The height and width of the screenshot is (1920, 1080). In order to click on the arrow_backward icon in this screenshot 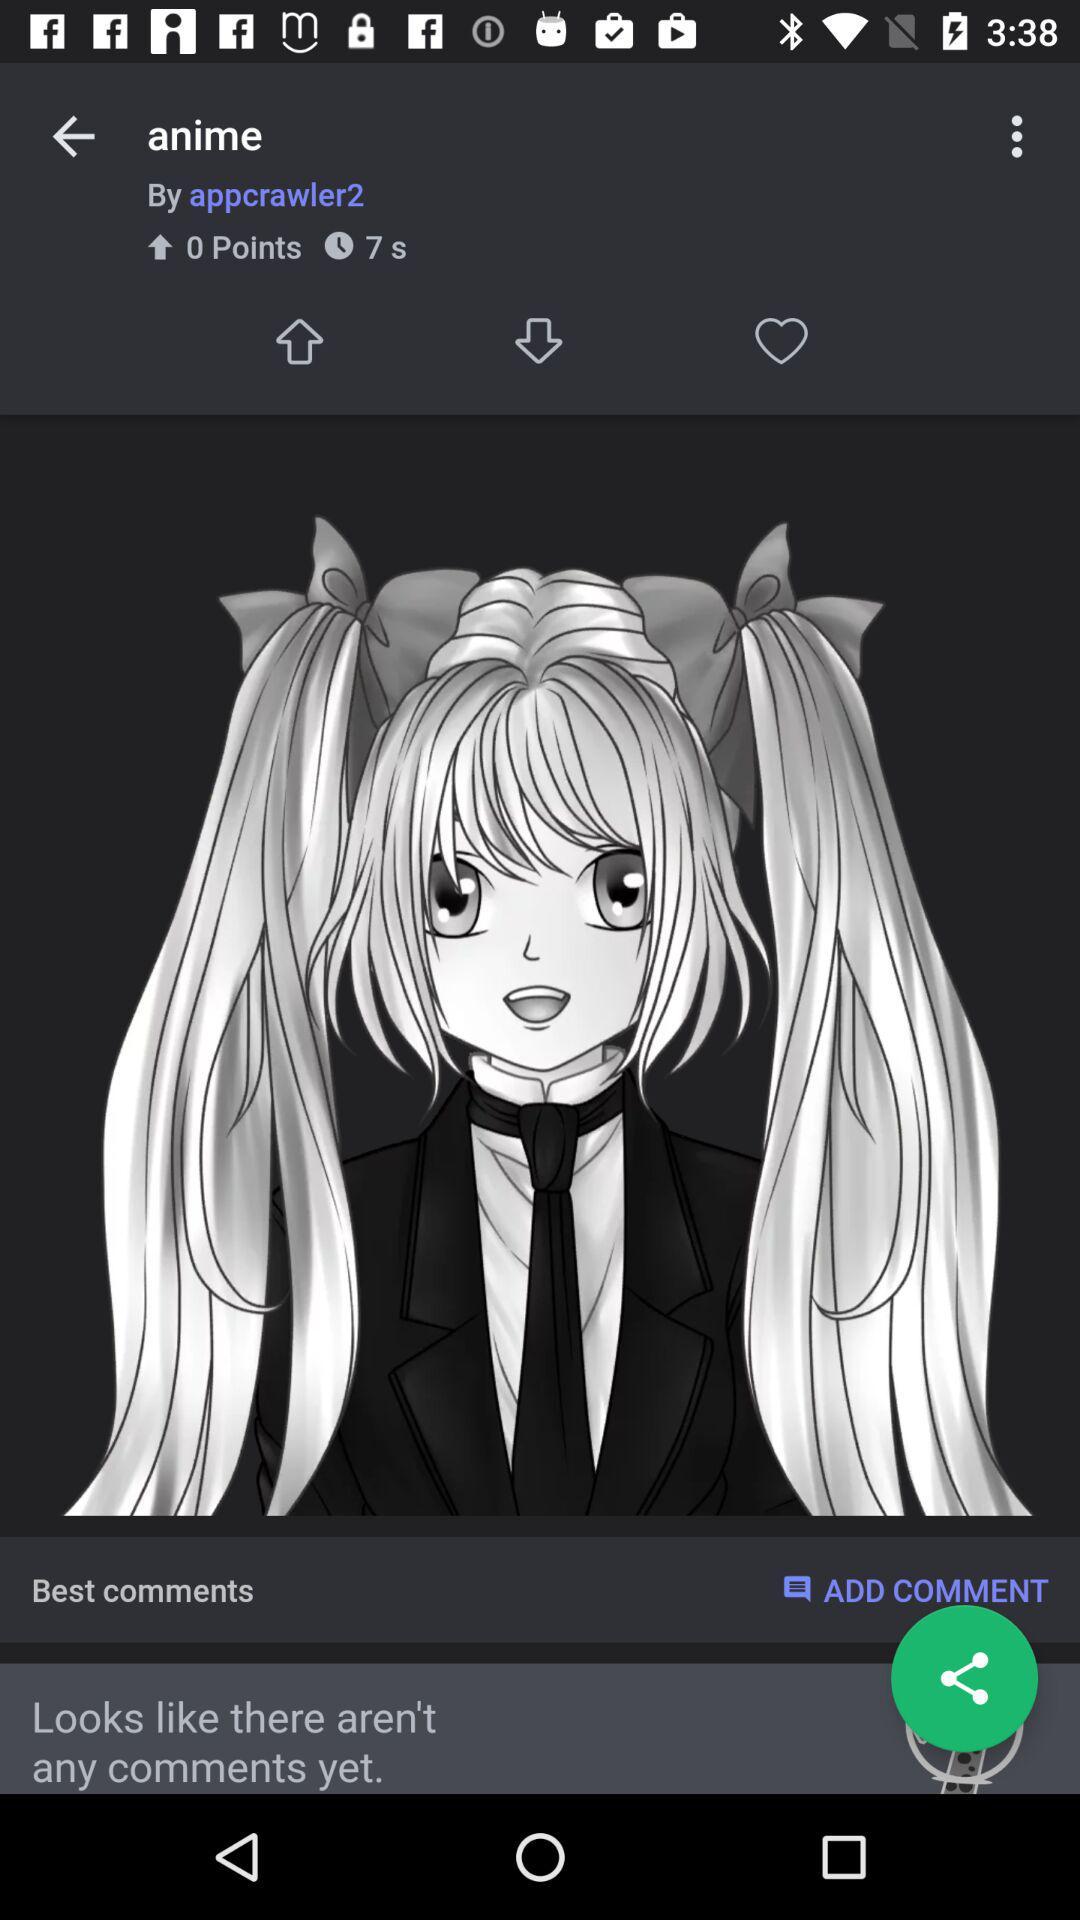, I will do `click(72, 135)`.